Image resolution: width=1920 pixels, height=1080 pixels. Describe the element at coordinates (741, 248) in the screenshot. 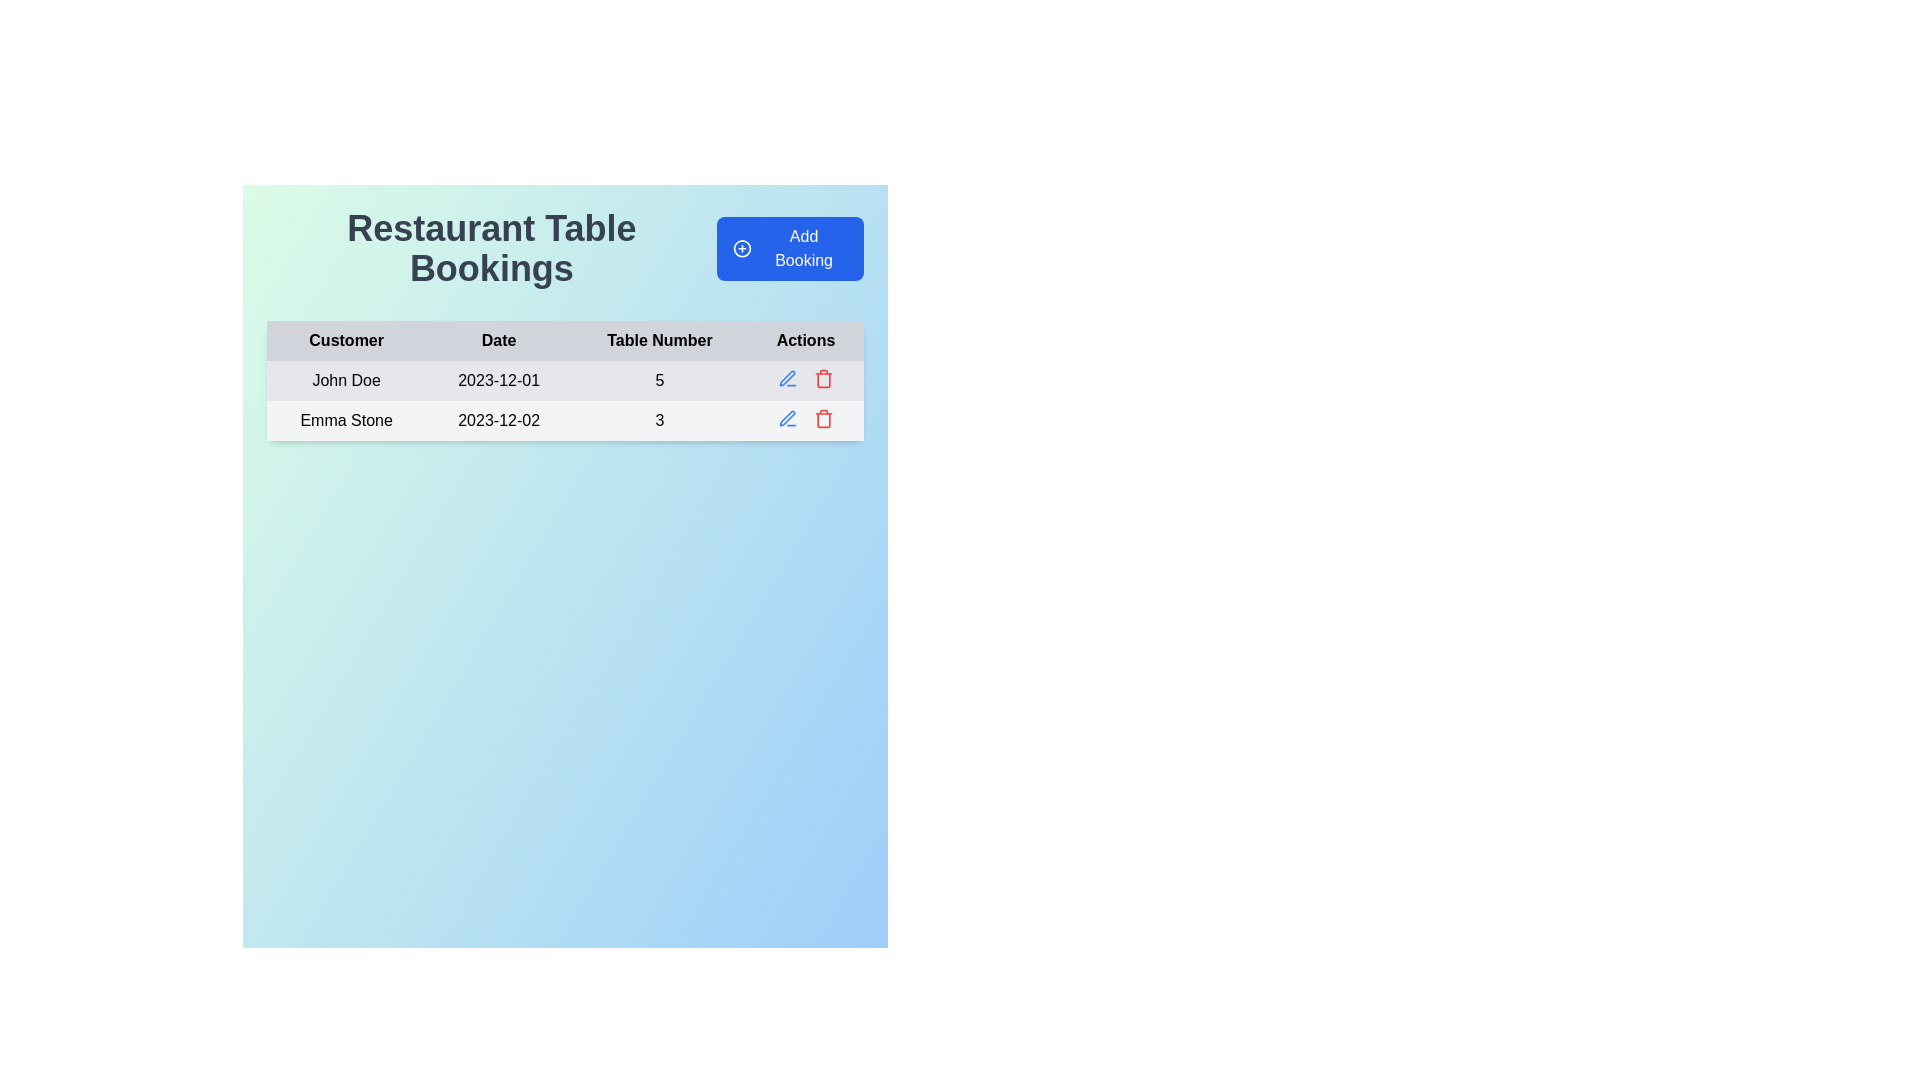

I see `the inner circular part of the 'Add Booking' button, which is a graphical component representing a point of interaction for adding new bookings` at that location.